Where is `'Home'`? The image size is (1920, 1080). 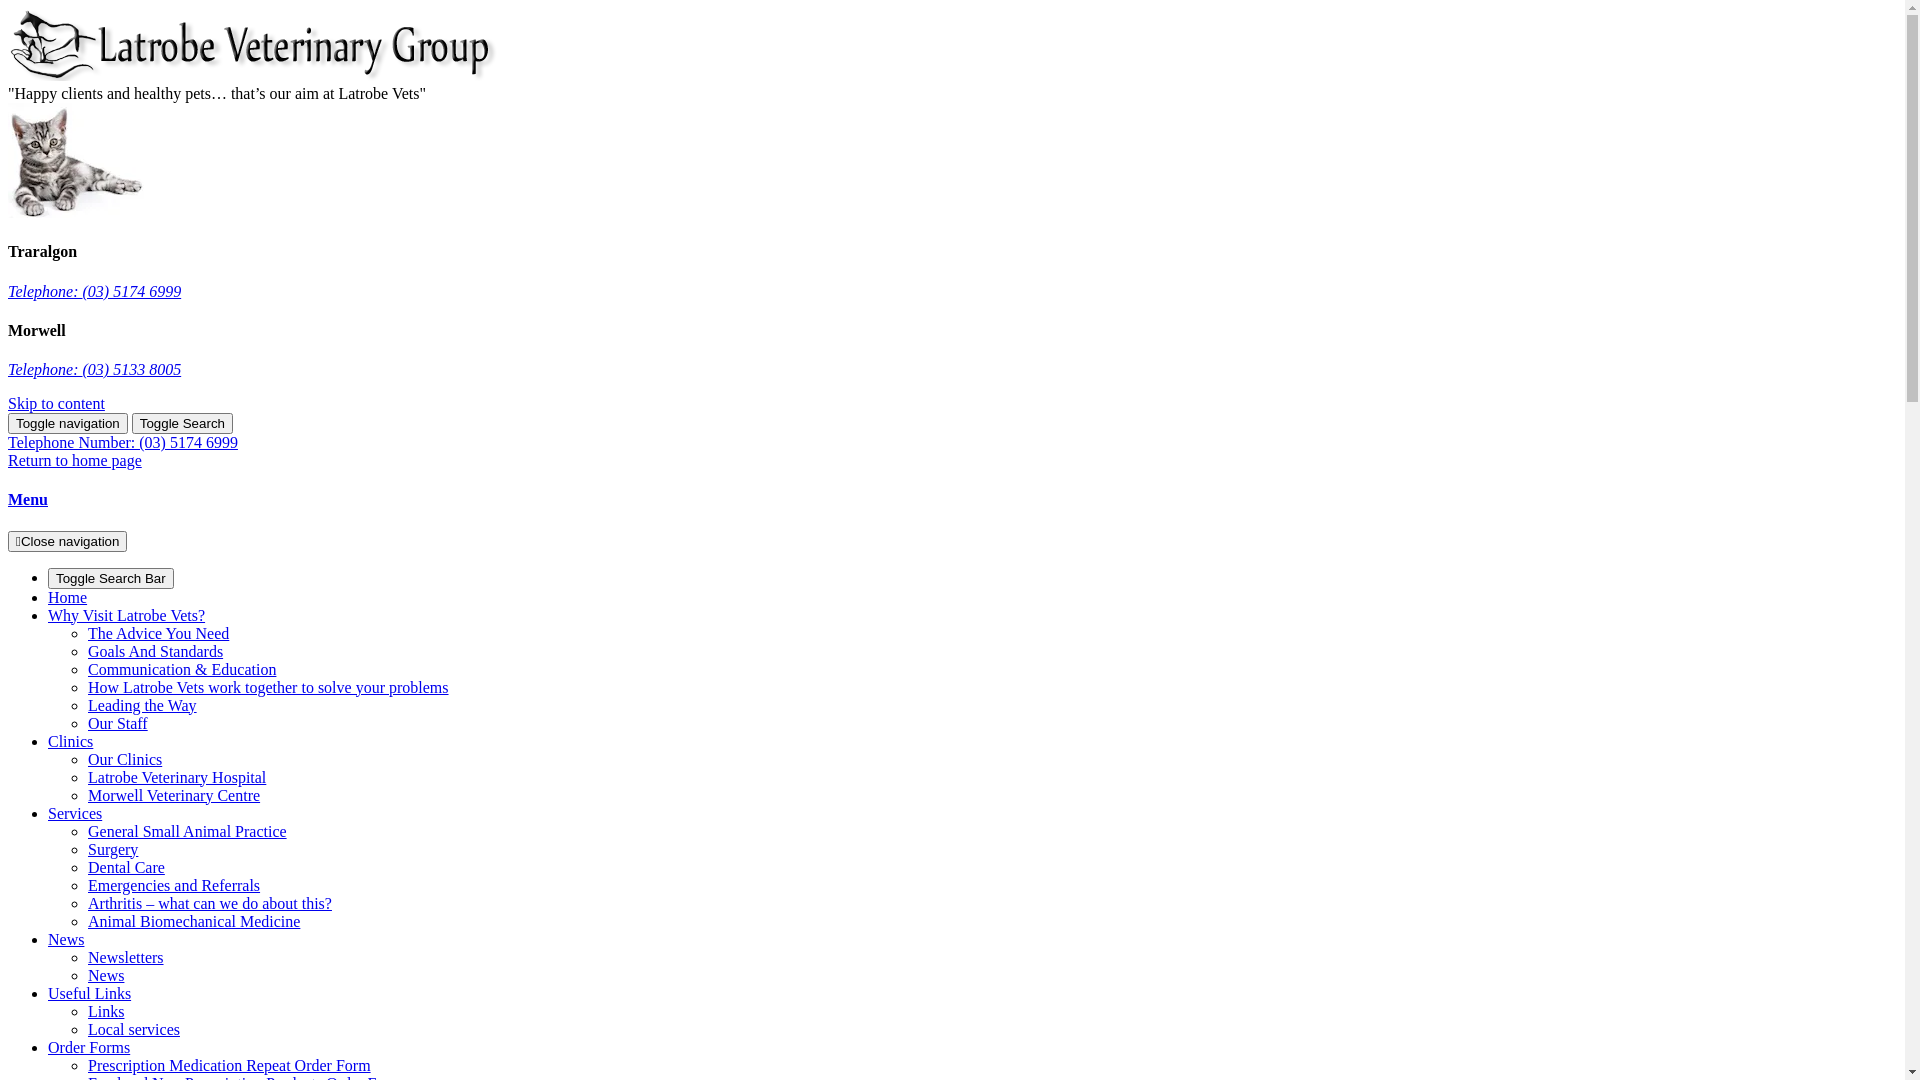
'Home' is located at coordinates (67, 596).